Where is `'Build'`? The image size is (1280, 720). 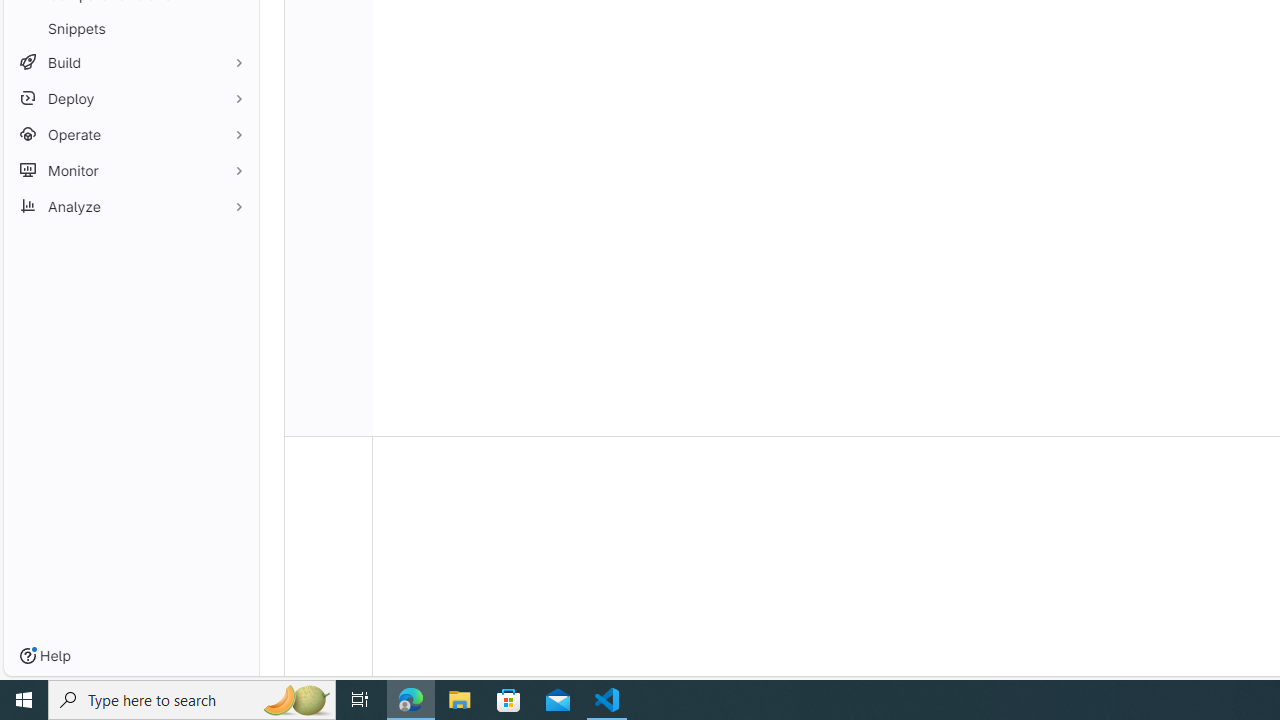 'Build' is located at coordinates (130, 61).